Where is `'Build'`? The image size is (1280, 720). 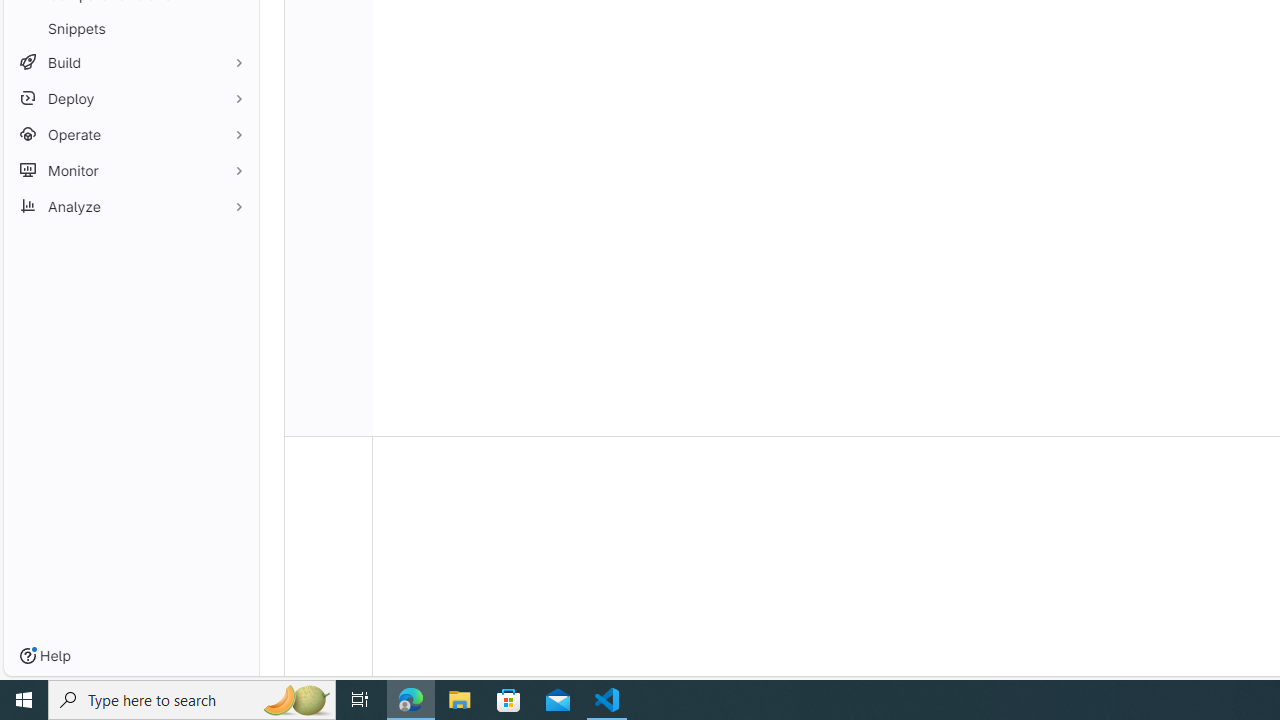 'Build' is located at coordinates (130, 61).